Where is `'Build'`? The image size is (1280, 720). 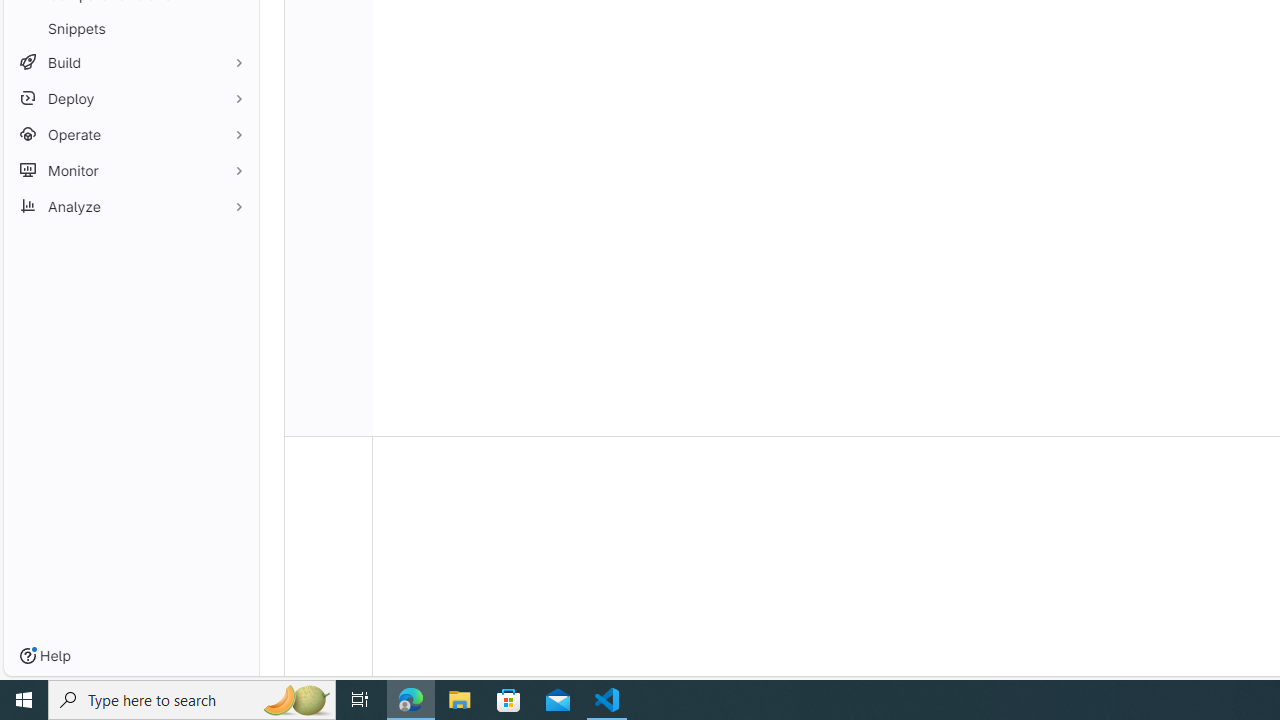 'Build' is located at coordinates (130, 61).